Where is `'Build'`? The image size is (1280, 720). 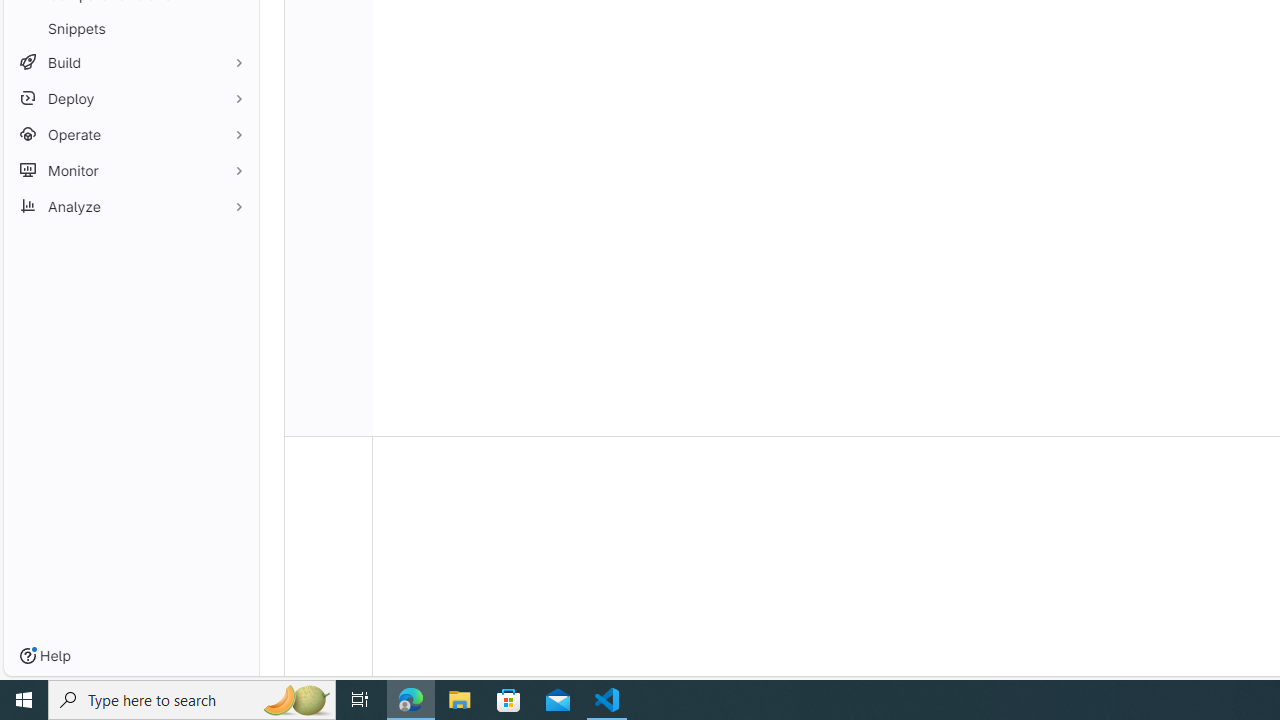 'Build' is located at coordinates (130, 61).